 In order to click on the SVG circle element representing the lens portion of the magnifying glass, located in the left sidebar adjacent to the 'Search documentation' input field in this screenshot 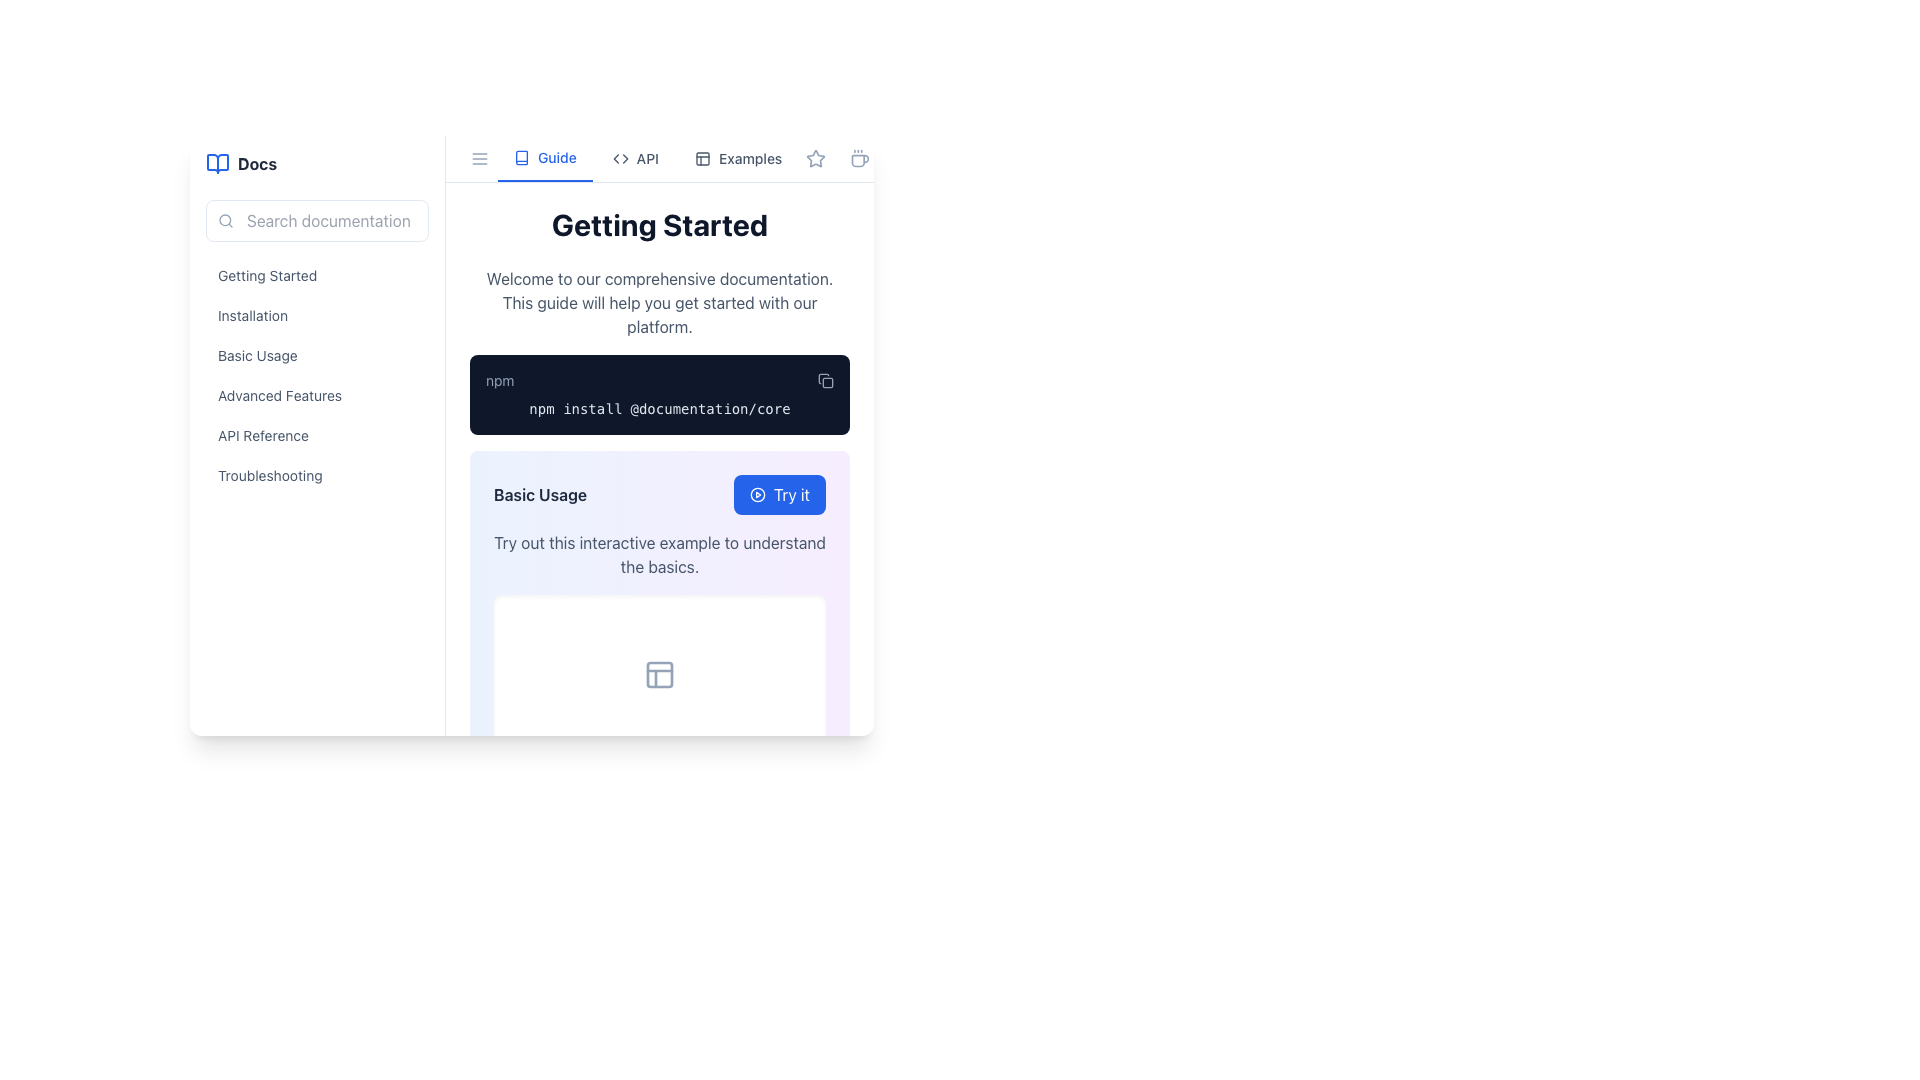, I will do `click(225, 220)`.